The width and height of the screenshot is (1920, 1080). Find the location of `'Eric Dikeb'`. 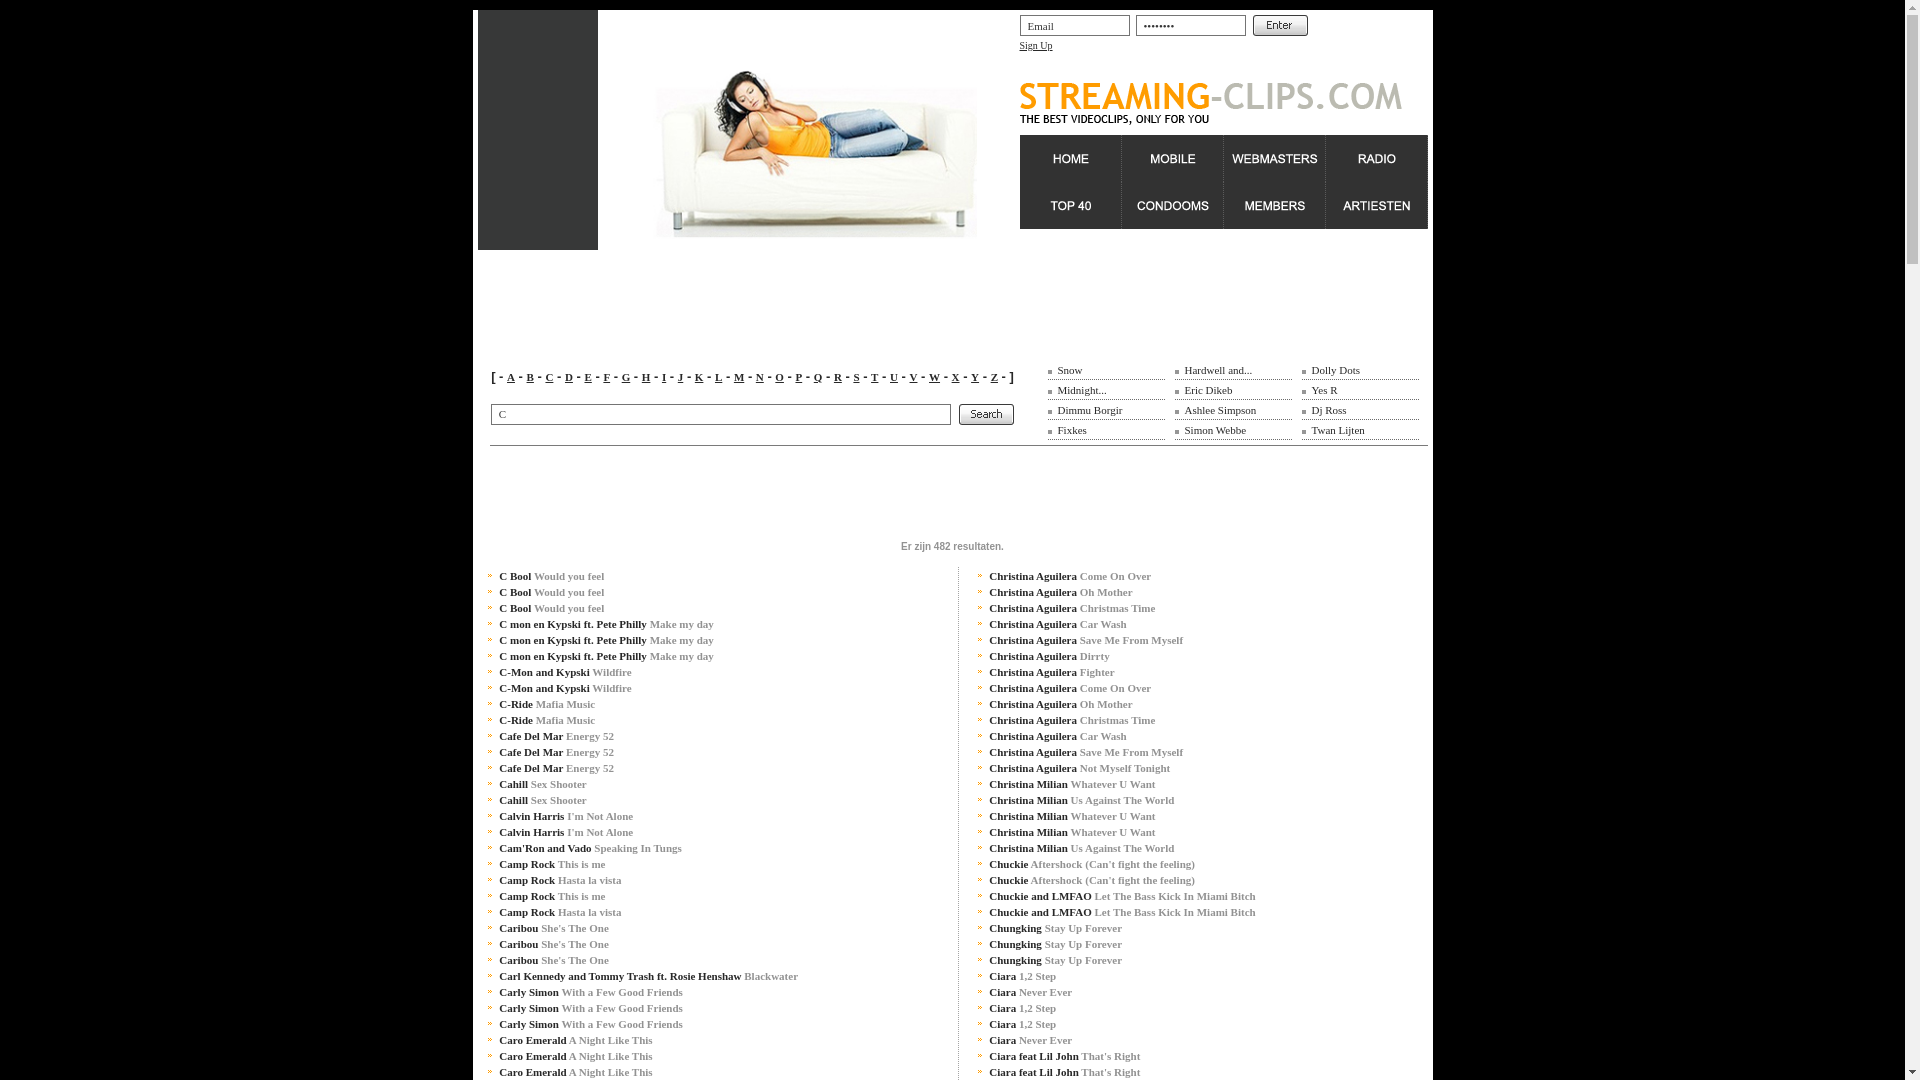

'Eric Dikeb' is located at coordinates (1207, 389).